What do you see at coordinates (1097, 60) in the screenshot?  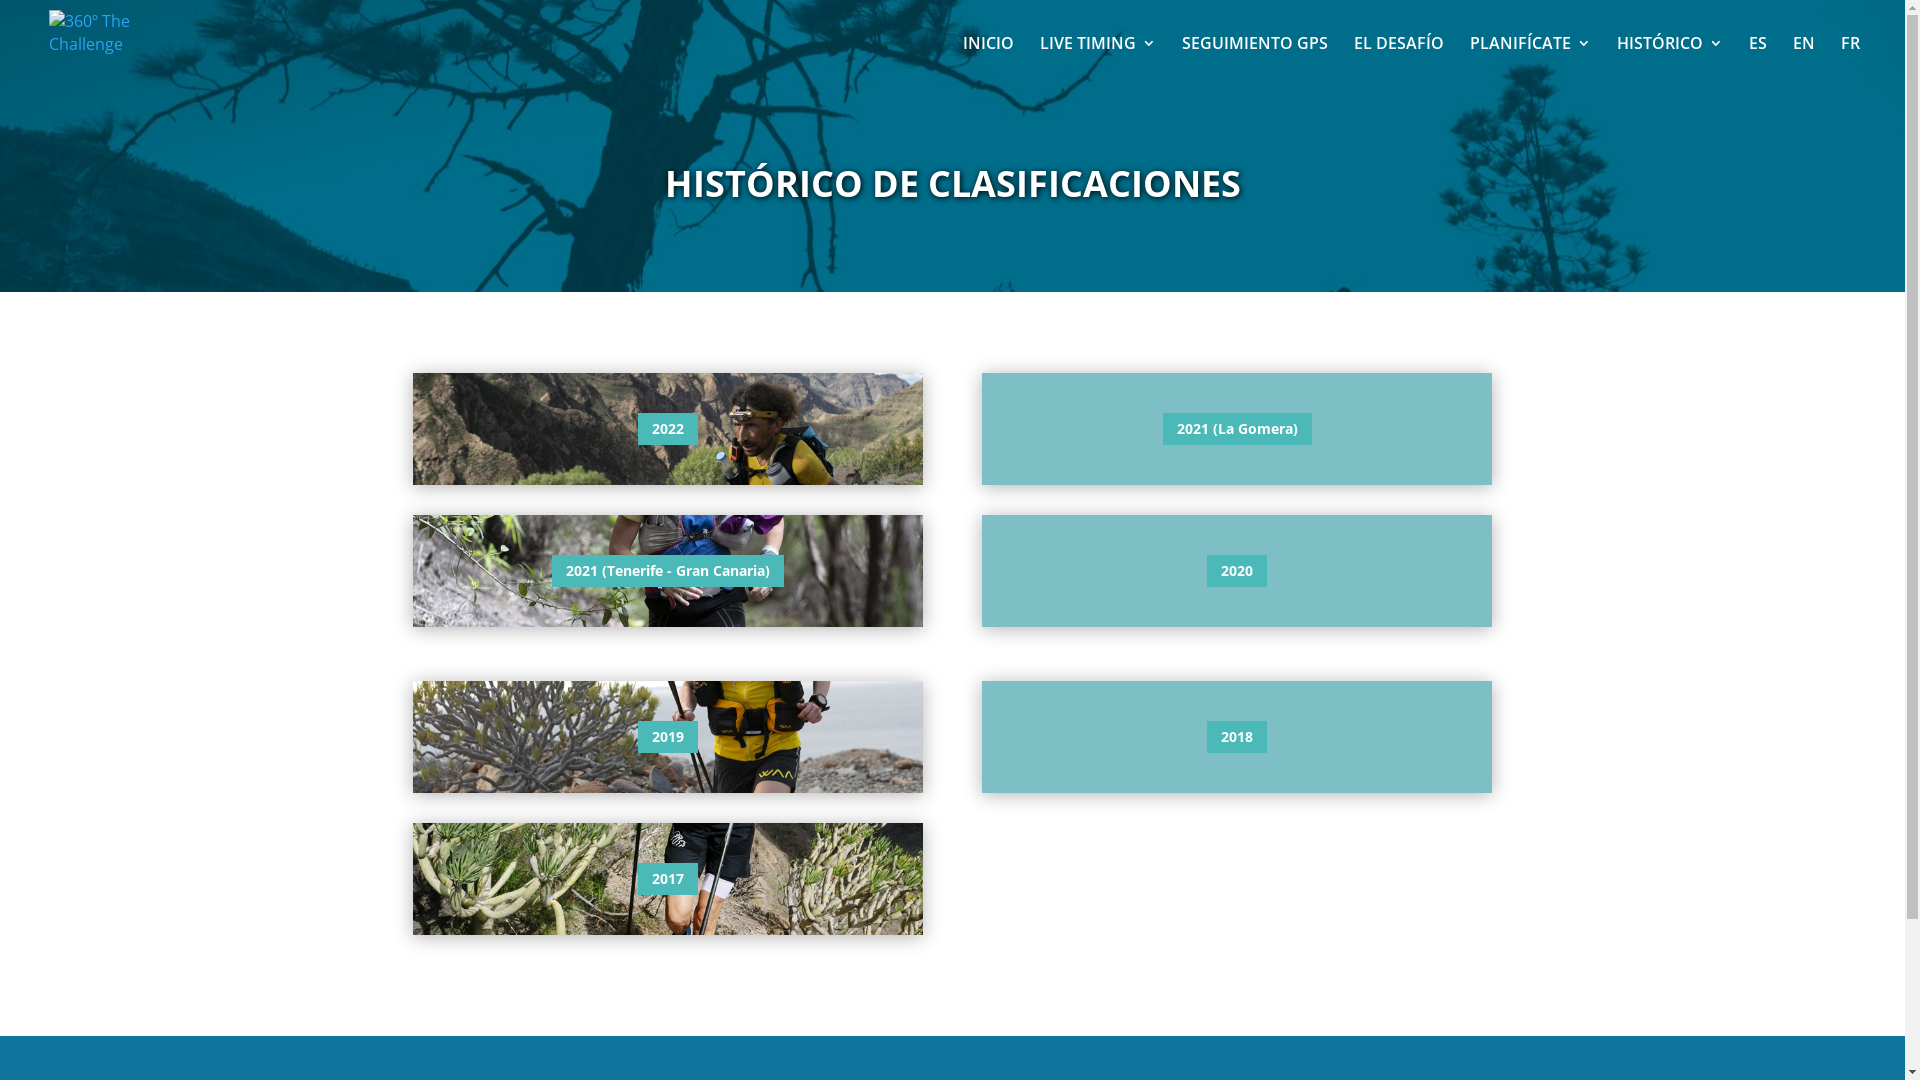 I see `'LIVE TIMING'` at bounding box center [1097, 60].